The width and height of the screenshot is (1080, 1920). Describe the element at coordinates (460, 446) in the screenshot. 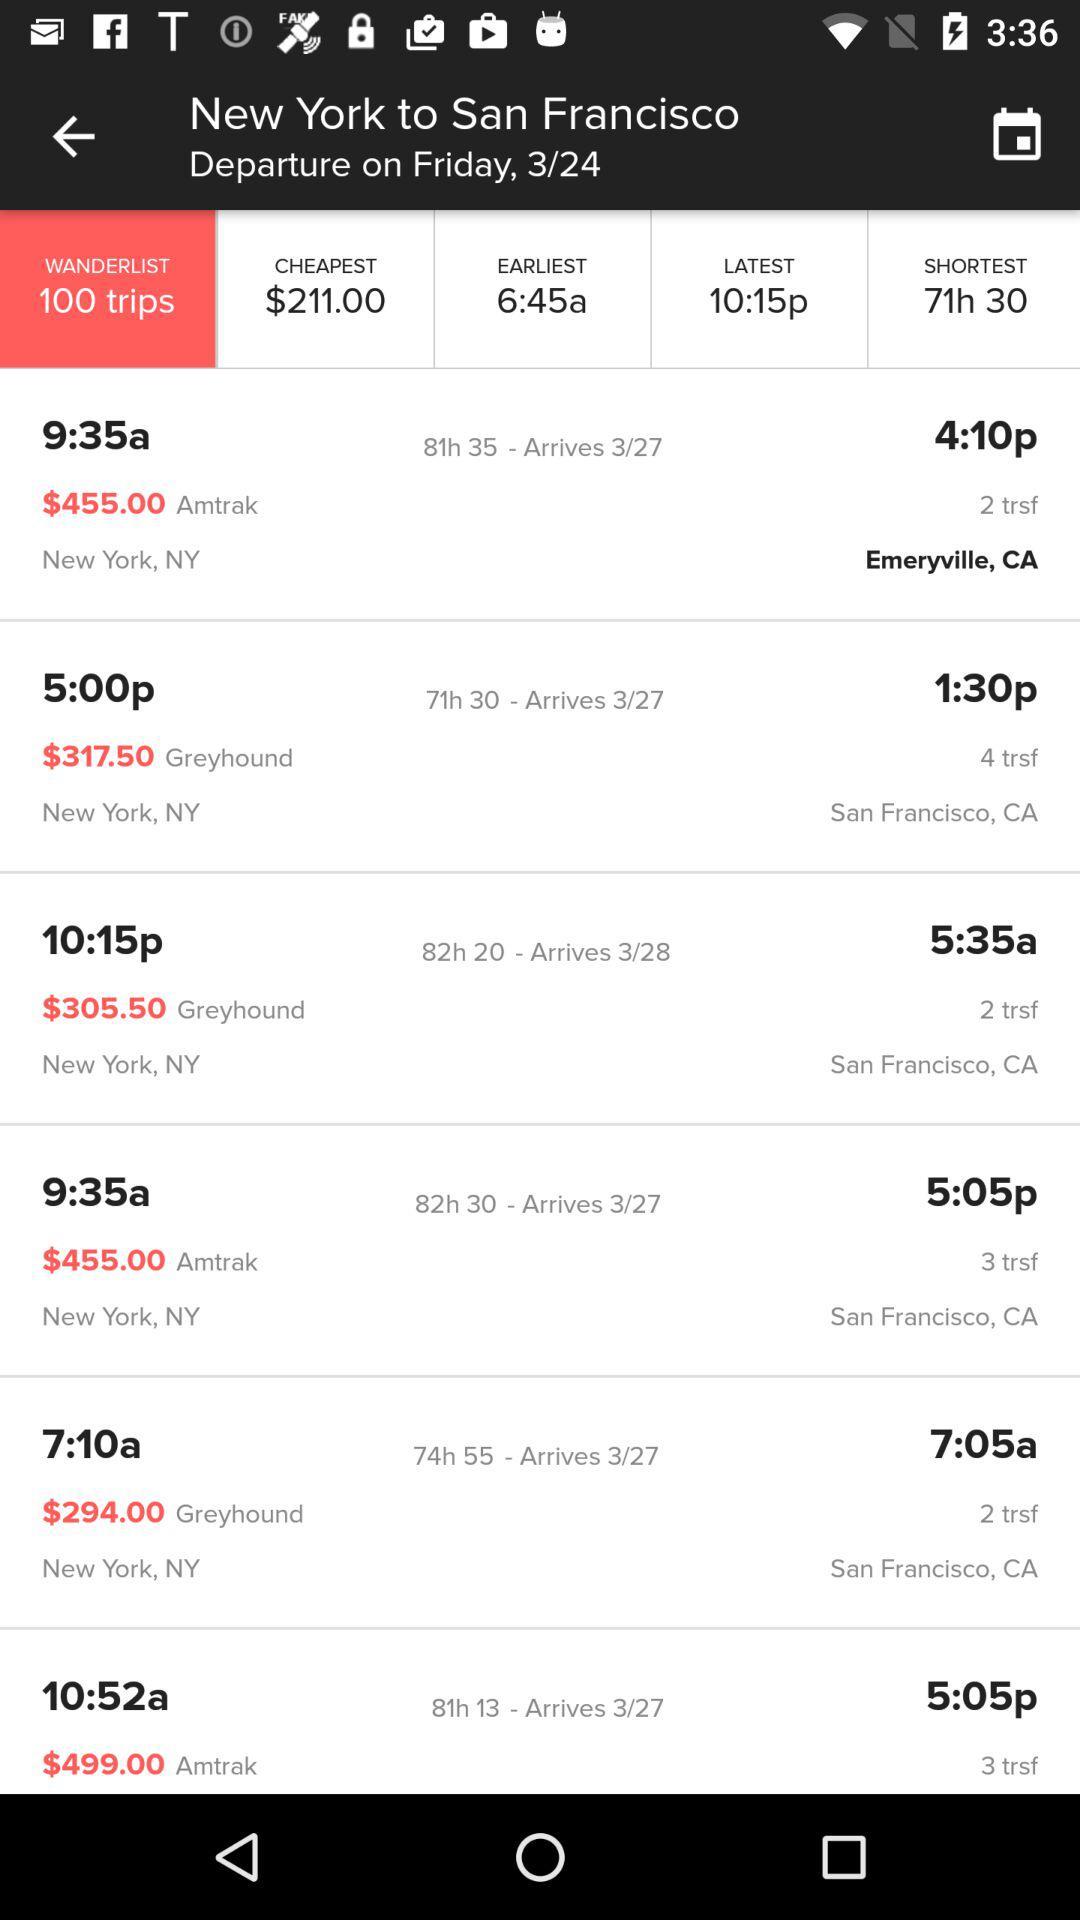

I see `the 81h 35 icon` at that location.